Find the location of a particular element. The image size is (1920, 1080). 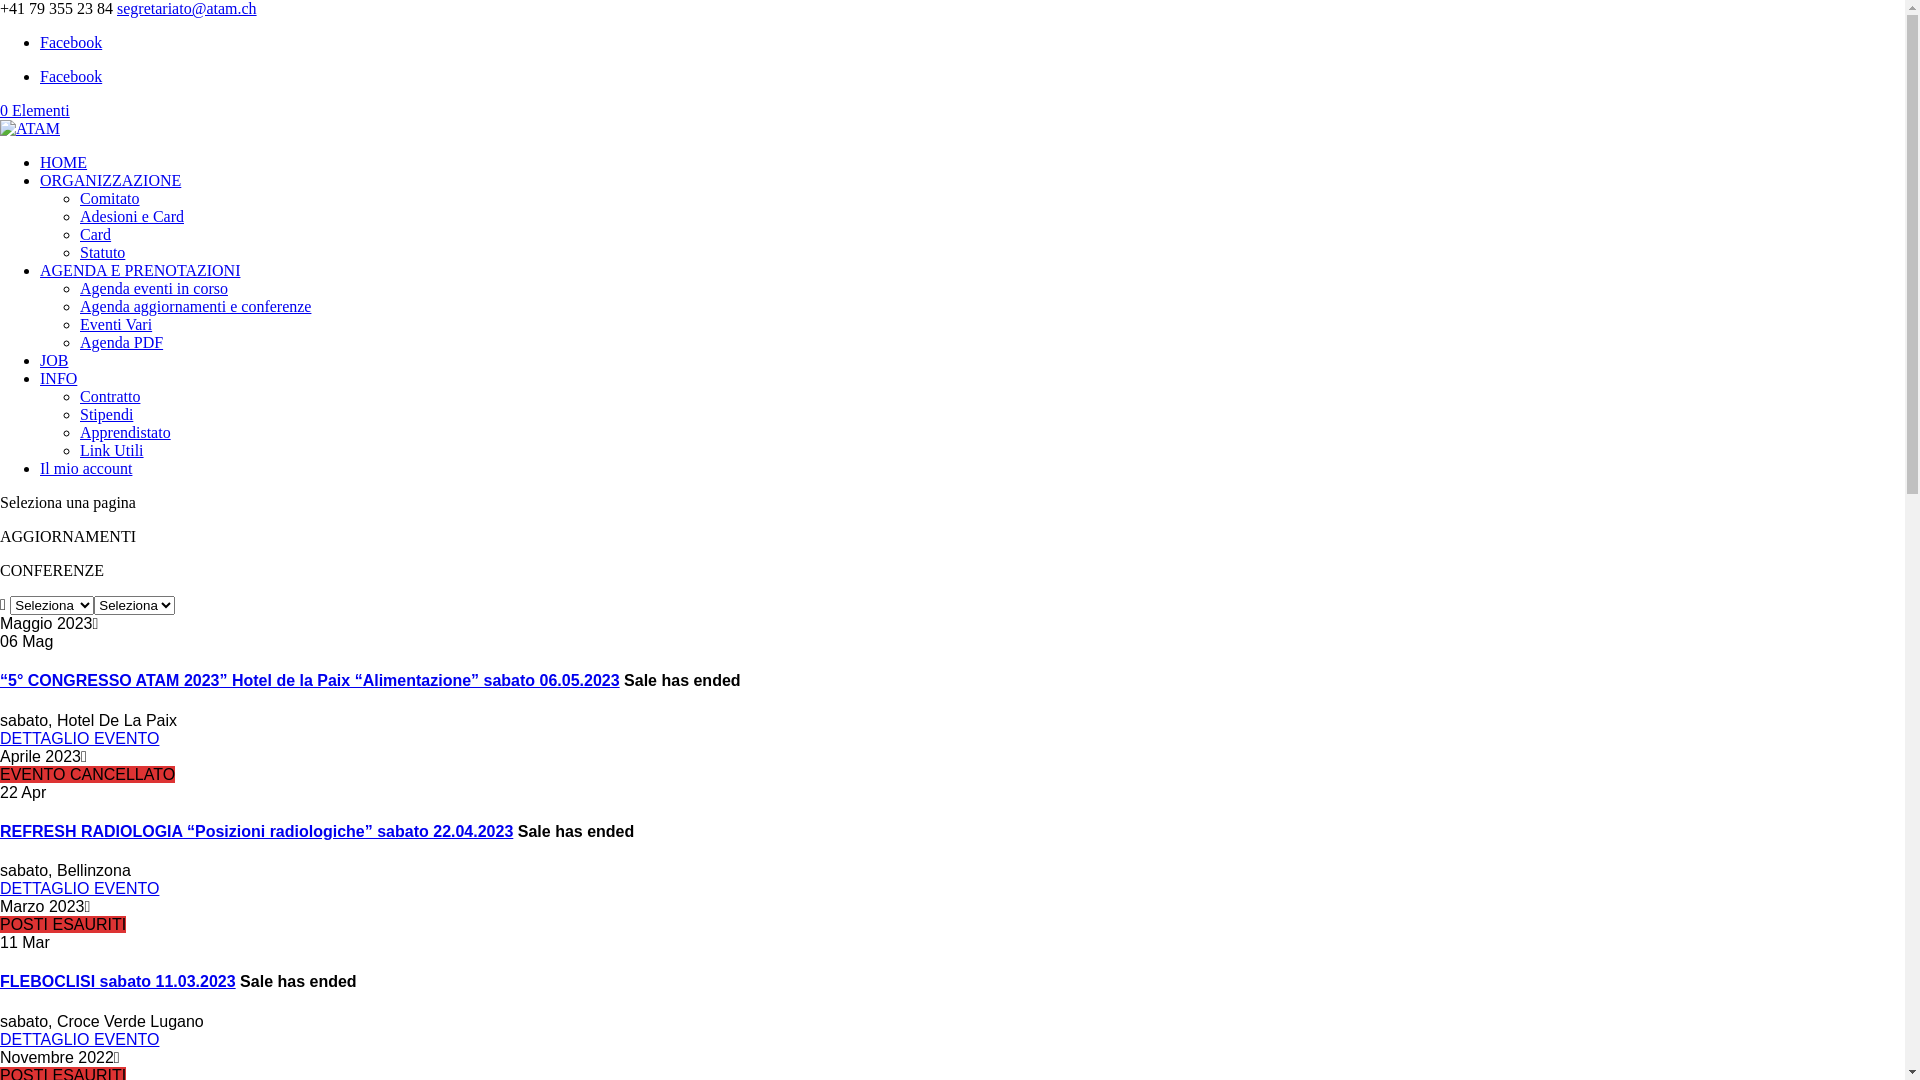

'AGENDA E PRENOTAZIONI' is located at coordinates (138, 270).